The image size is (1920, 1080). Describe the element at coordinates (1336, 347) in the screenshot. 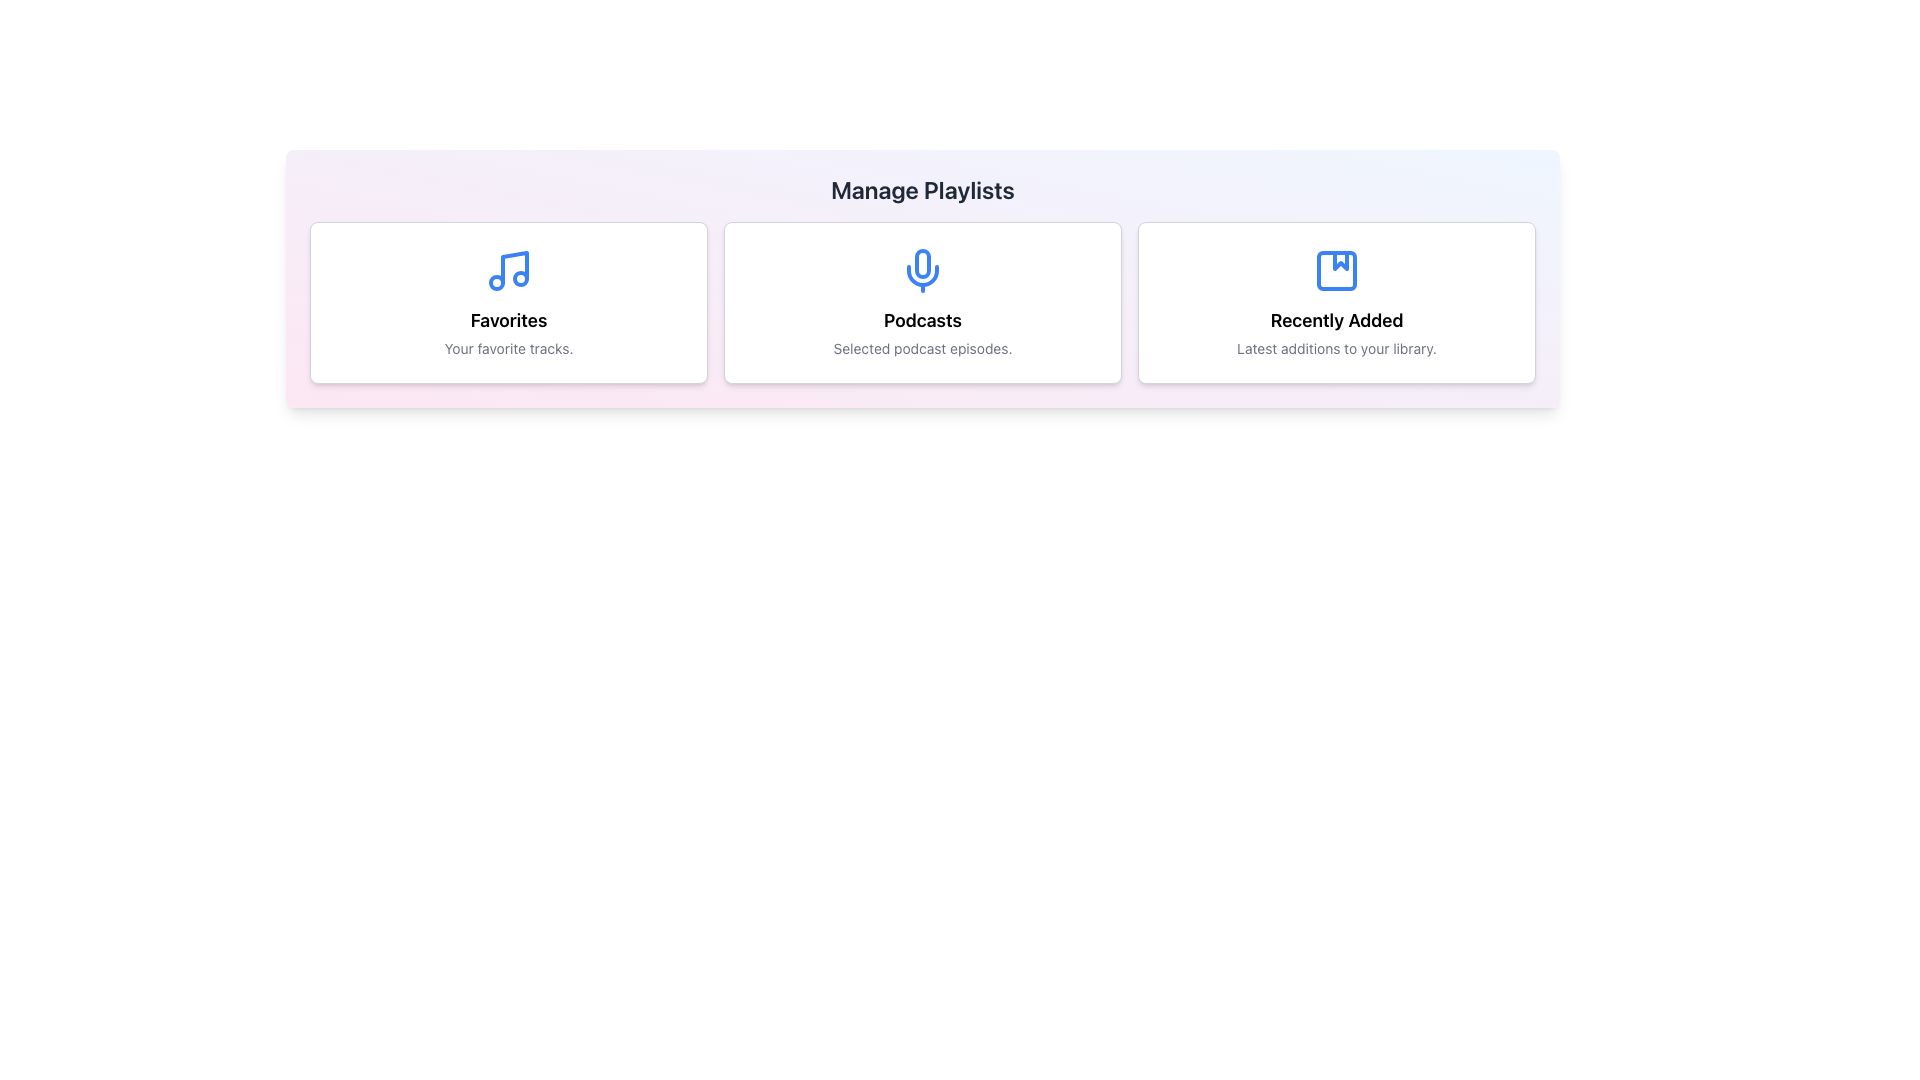

I see `the descriptive text element located within the bottom portion of the 'Recently Added' card, which provides additional information about the card's functionality` at that location.